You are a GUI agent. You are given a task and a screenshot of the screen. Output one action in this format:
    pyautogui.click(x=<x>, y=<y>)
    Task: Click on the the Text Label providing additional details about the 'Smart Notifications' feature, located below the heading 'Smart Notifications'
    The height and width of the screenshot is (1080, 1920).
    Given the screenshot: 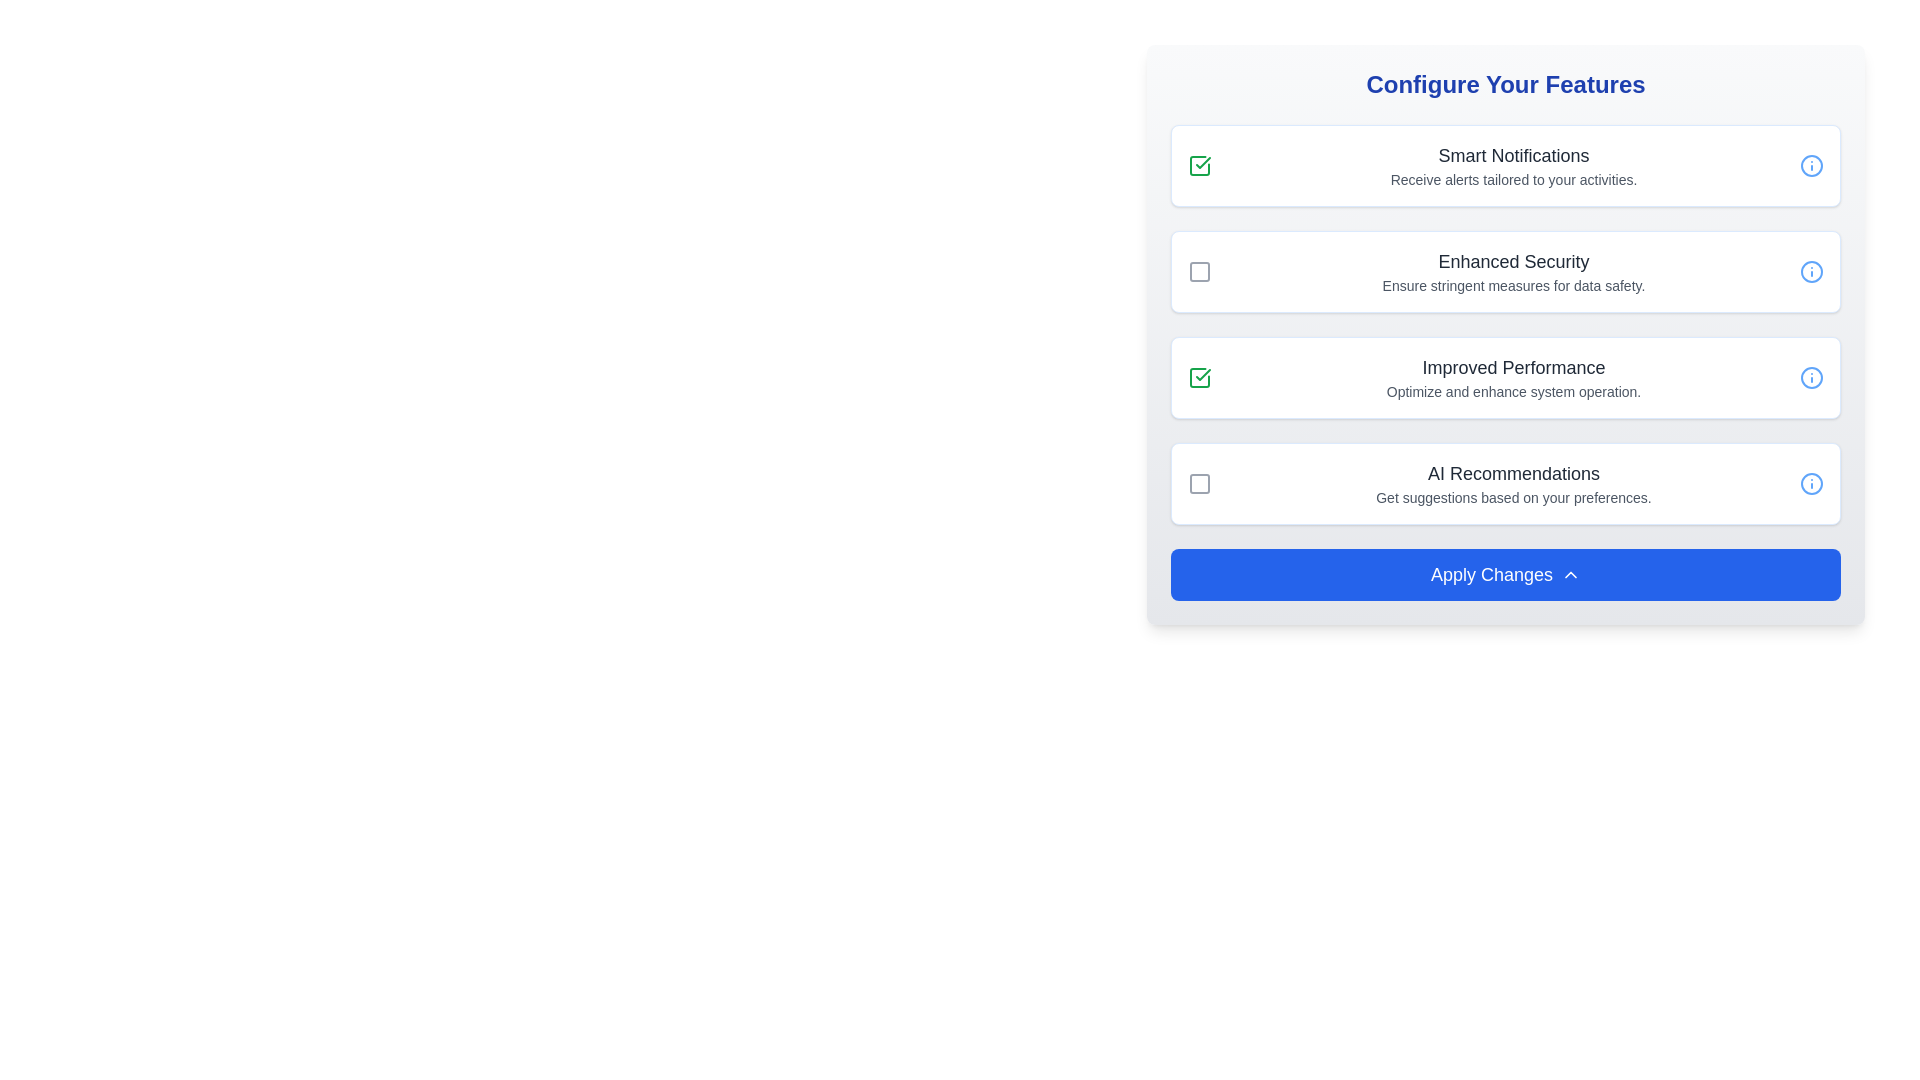 What is the action you would take?
    pyautogui.click(x=1513, y=180)
    